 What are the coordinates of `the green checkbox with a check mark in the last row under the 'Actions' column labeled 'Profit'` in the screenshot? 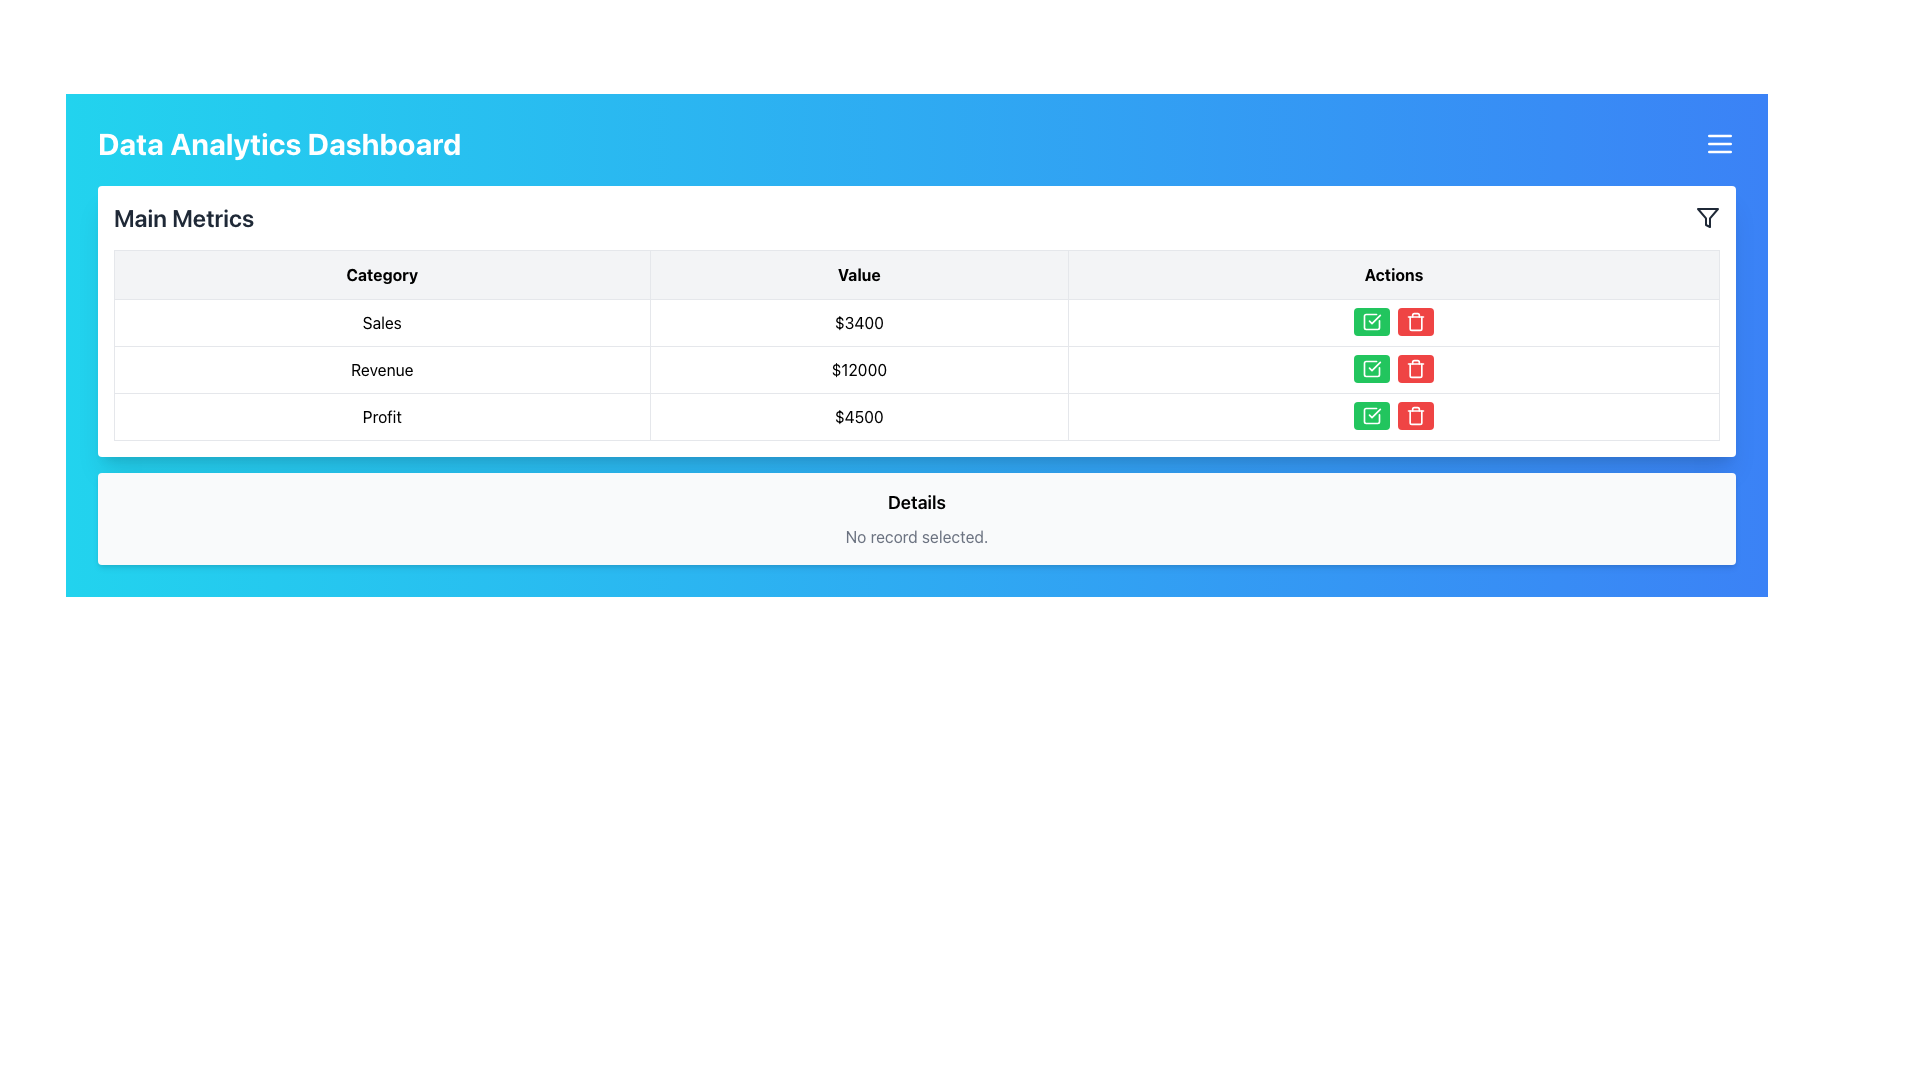 It's located at (1371, 415).